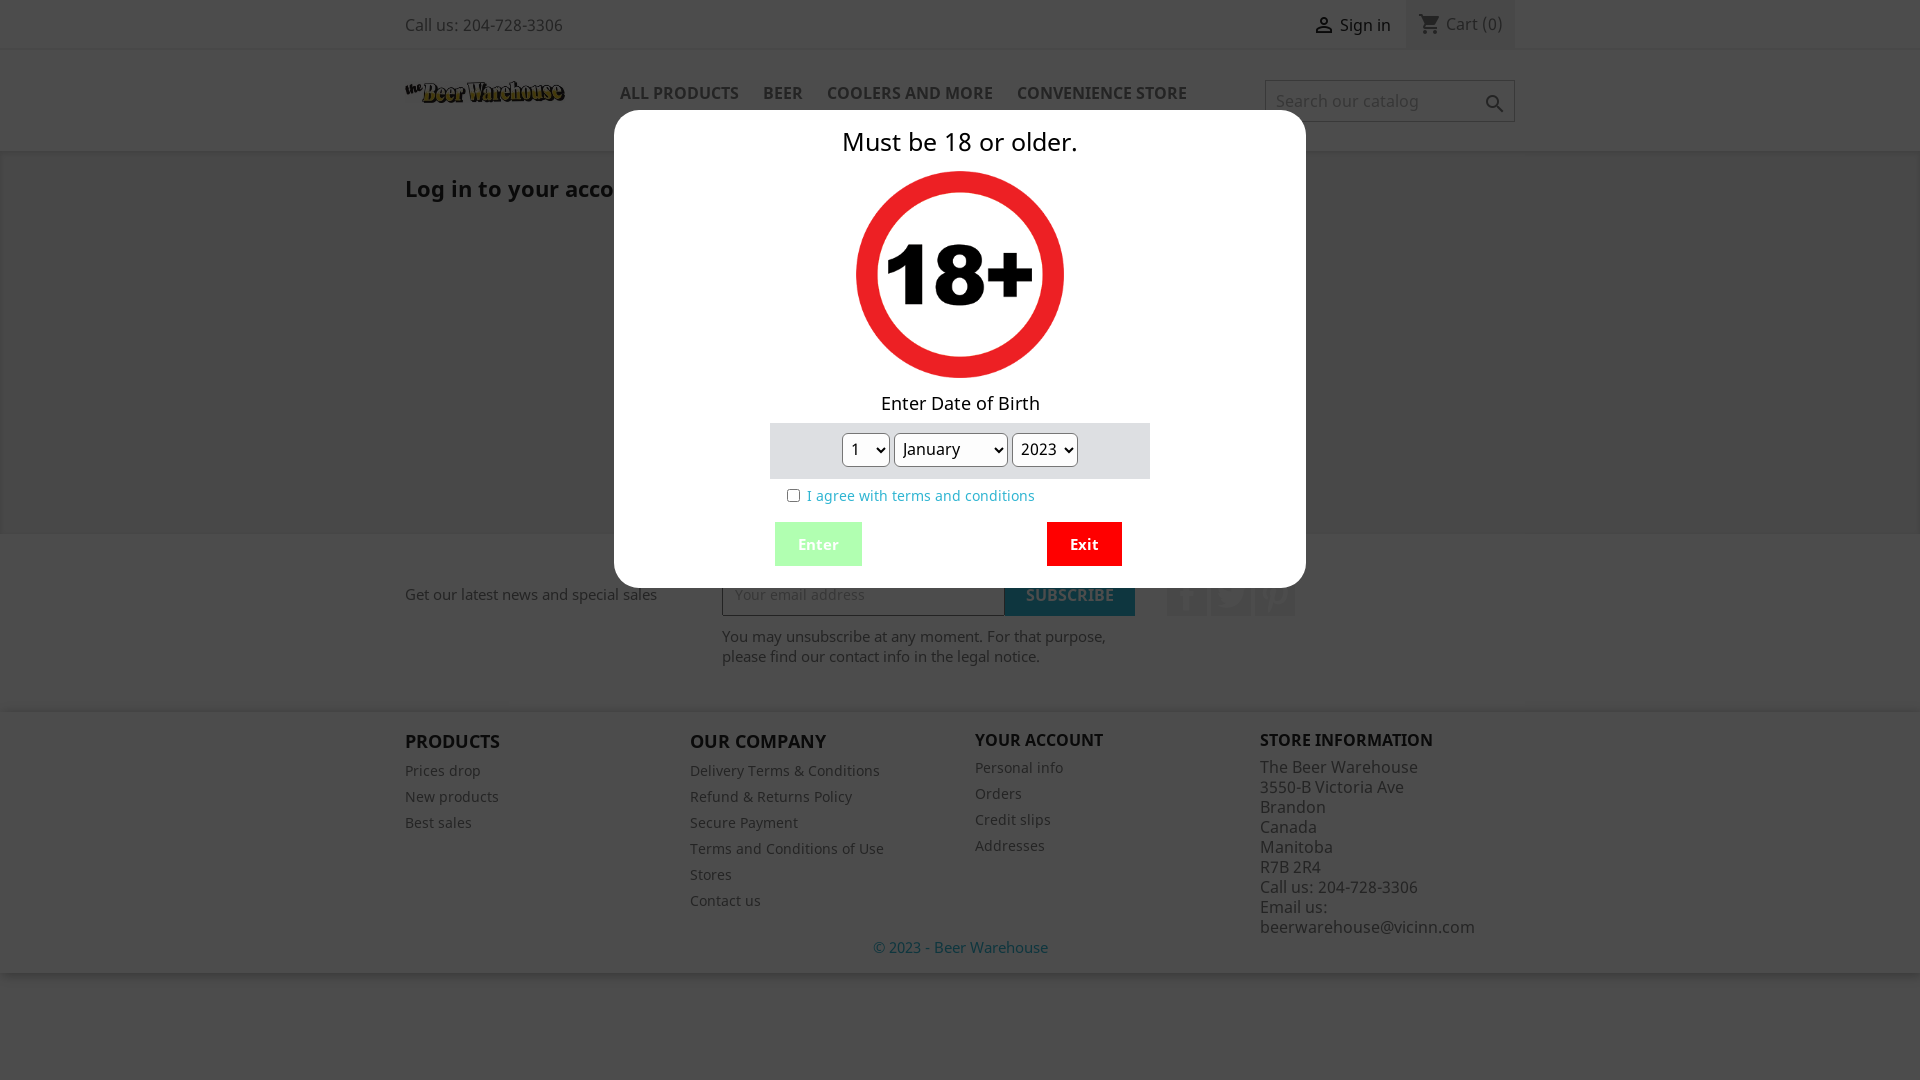 This screenshot has height=1080, width=1920. I want to click on 'Terms and Conditions of Use', so click(786, 848).